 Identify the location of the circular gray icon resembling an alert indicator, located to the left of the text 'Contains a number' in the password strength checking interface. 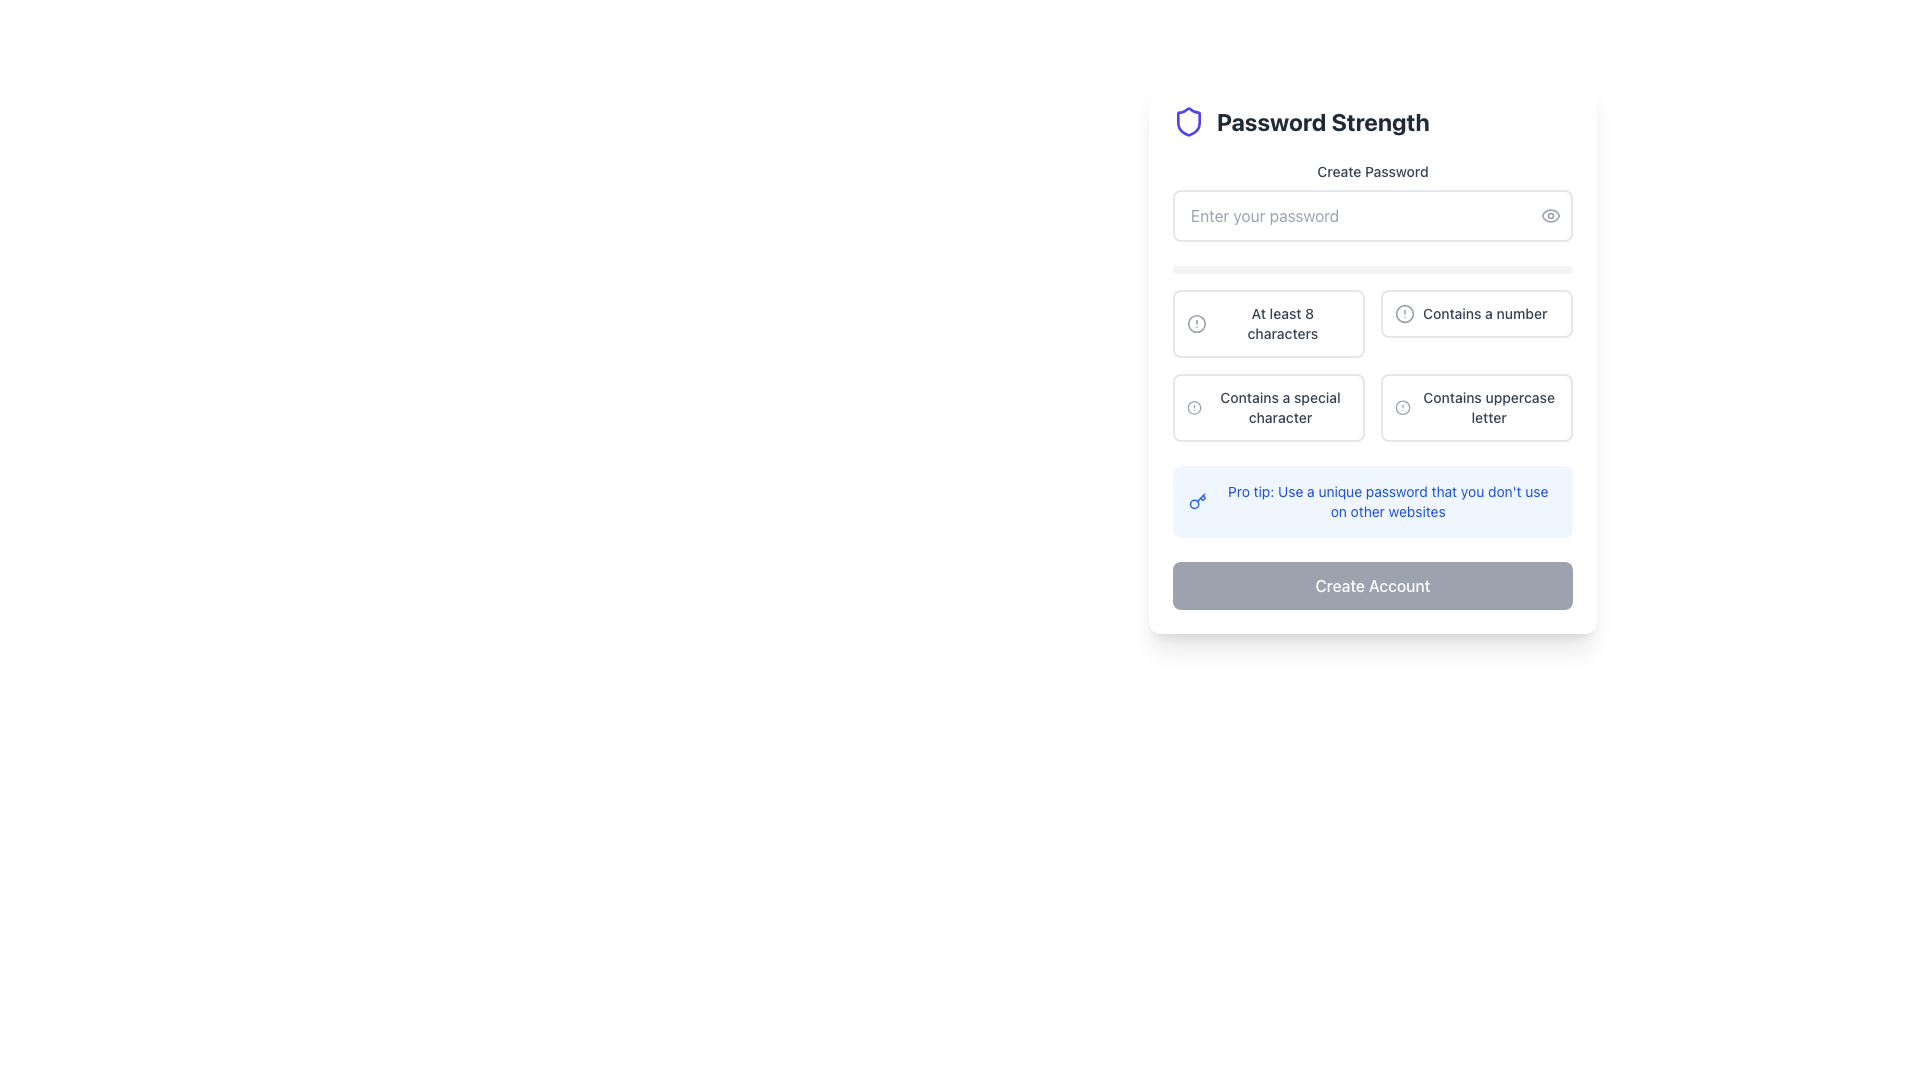
(1404, 313).